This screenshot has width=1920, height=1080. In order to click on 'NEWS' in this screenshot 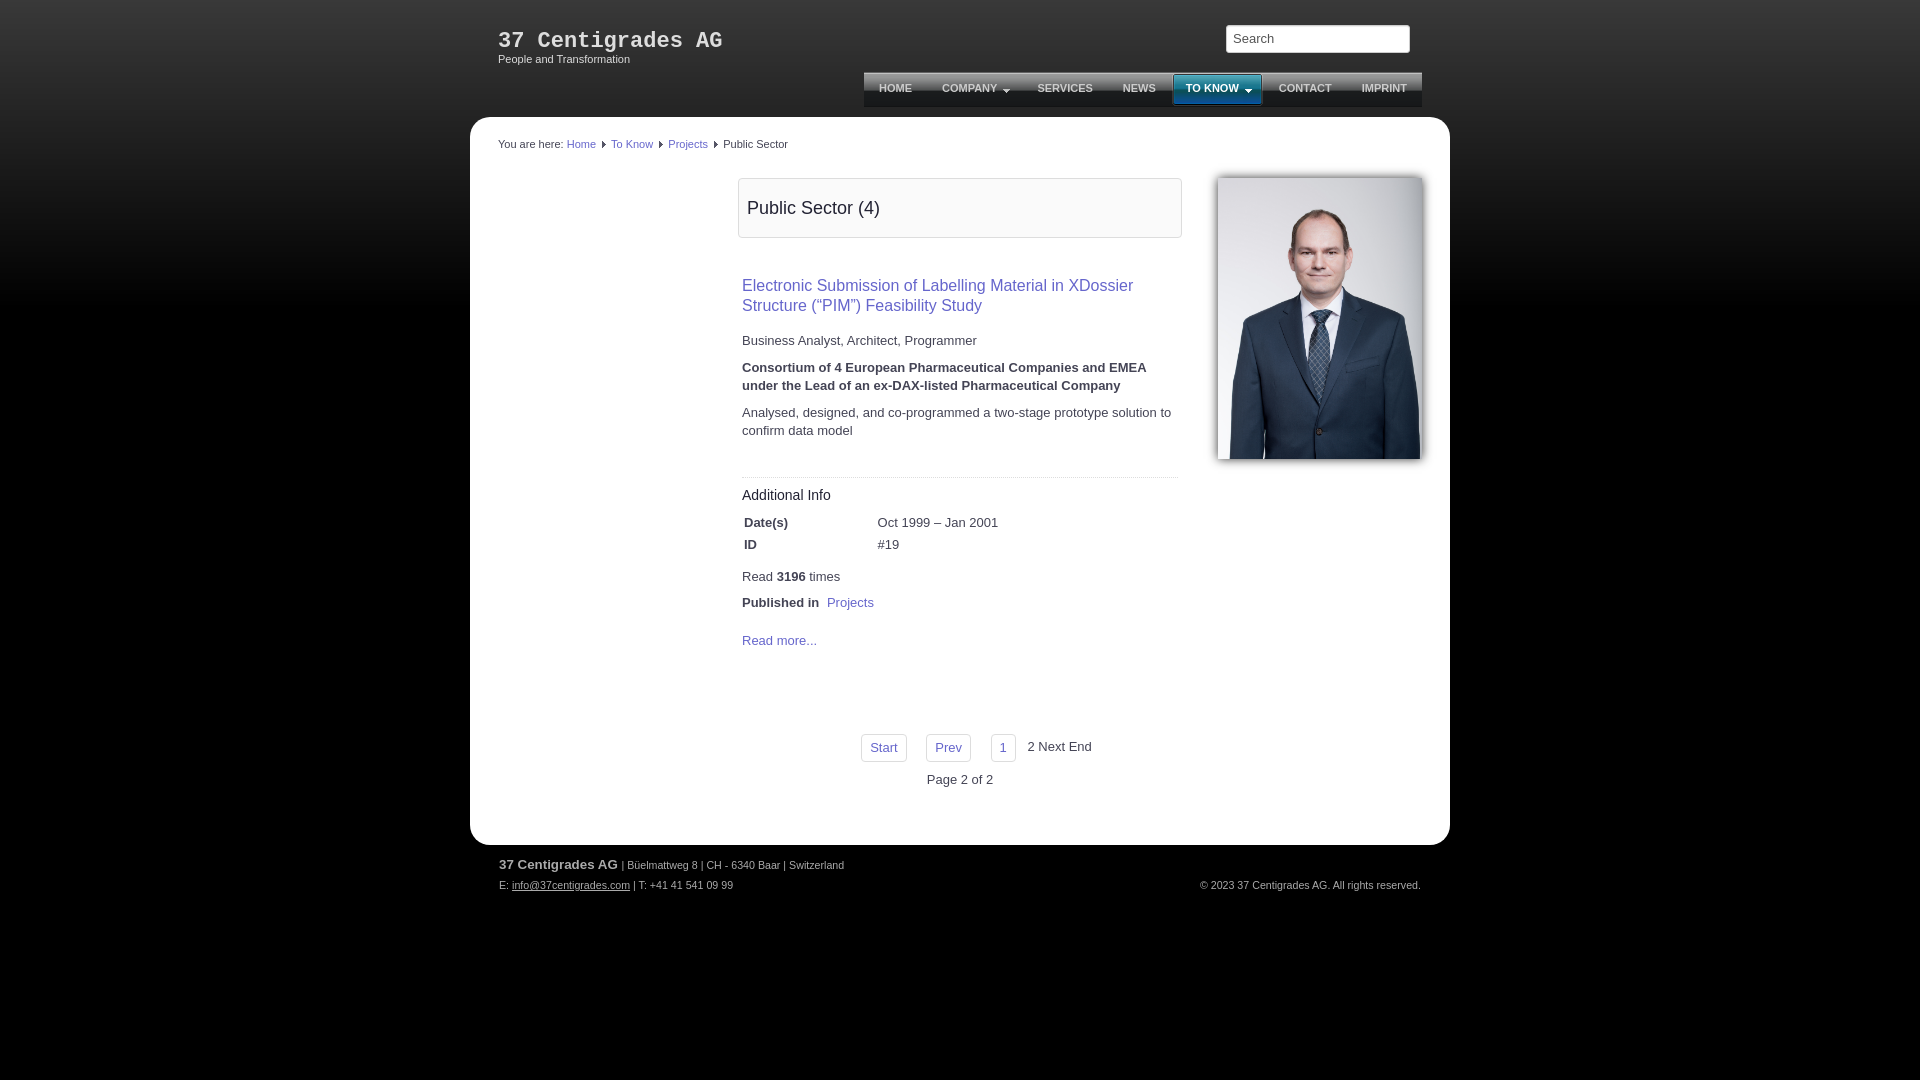, I will do `click(1139, 88)`.